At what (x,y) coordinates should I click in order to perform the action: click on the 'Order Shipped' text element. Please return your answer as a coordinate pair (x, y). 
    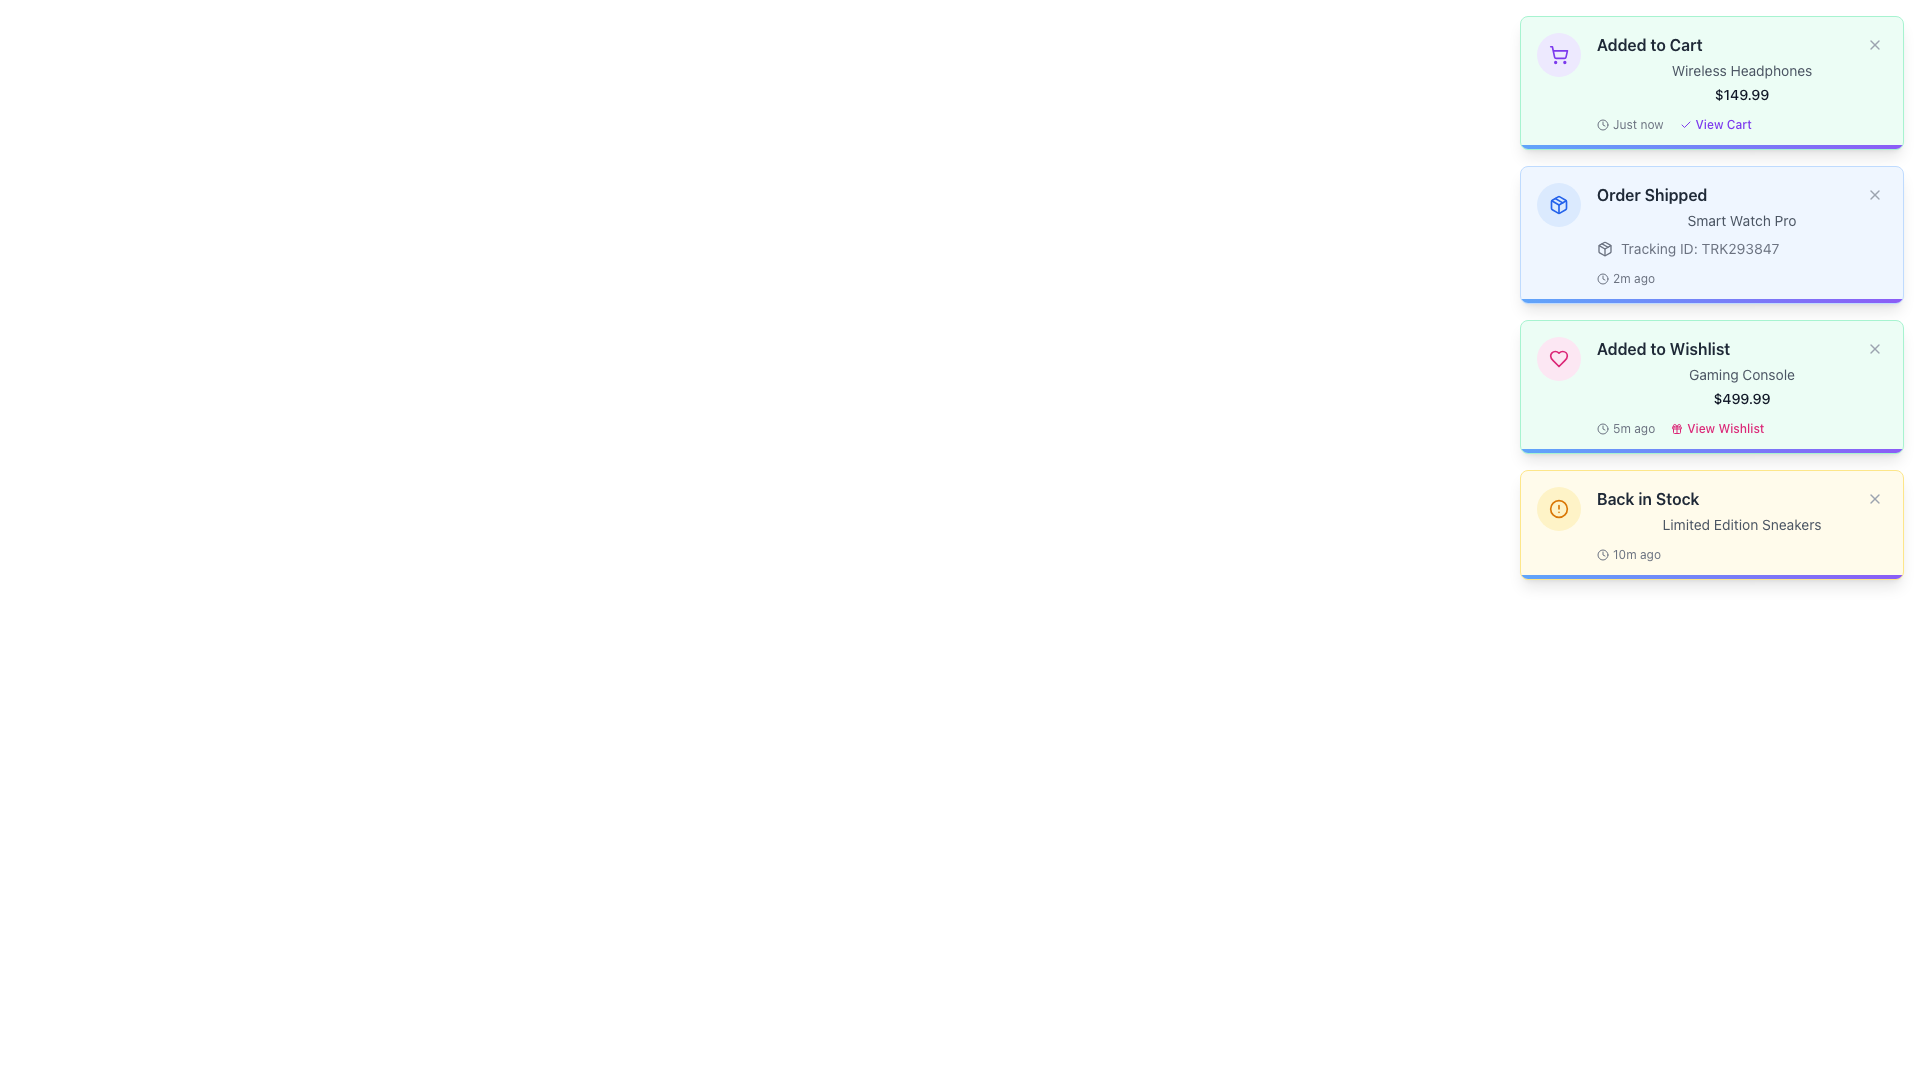
    Looking at the image, I should click on (1652, 195).